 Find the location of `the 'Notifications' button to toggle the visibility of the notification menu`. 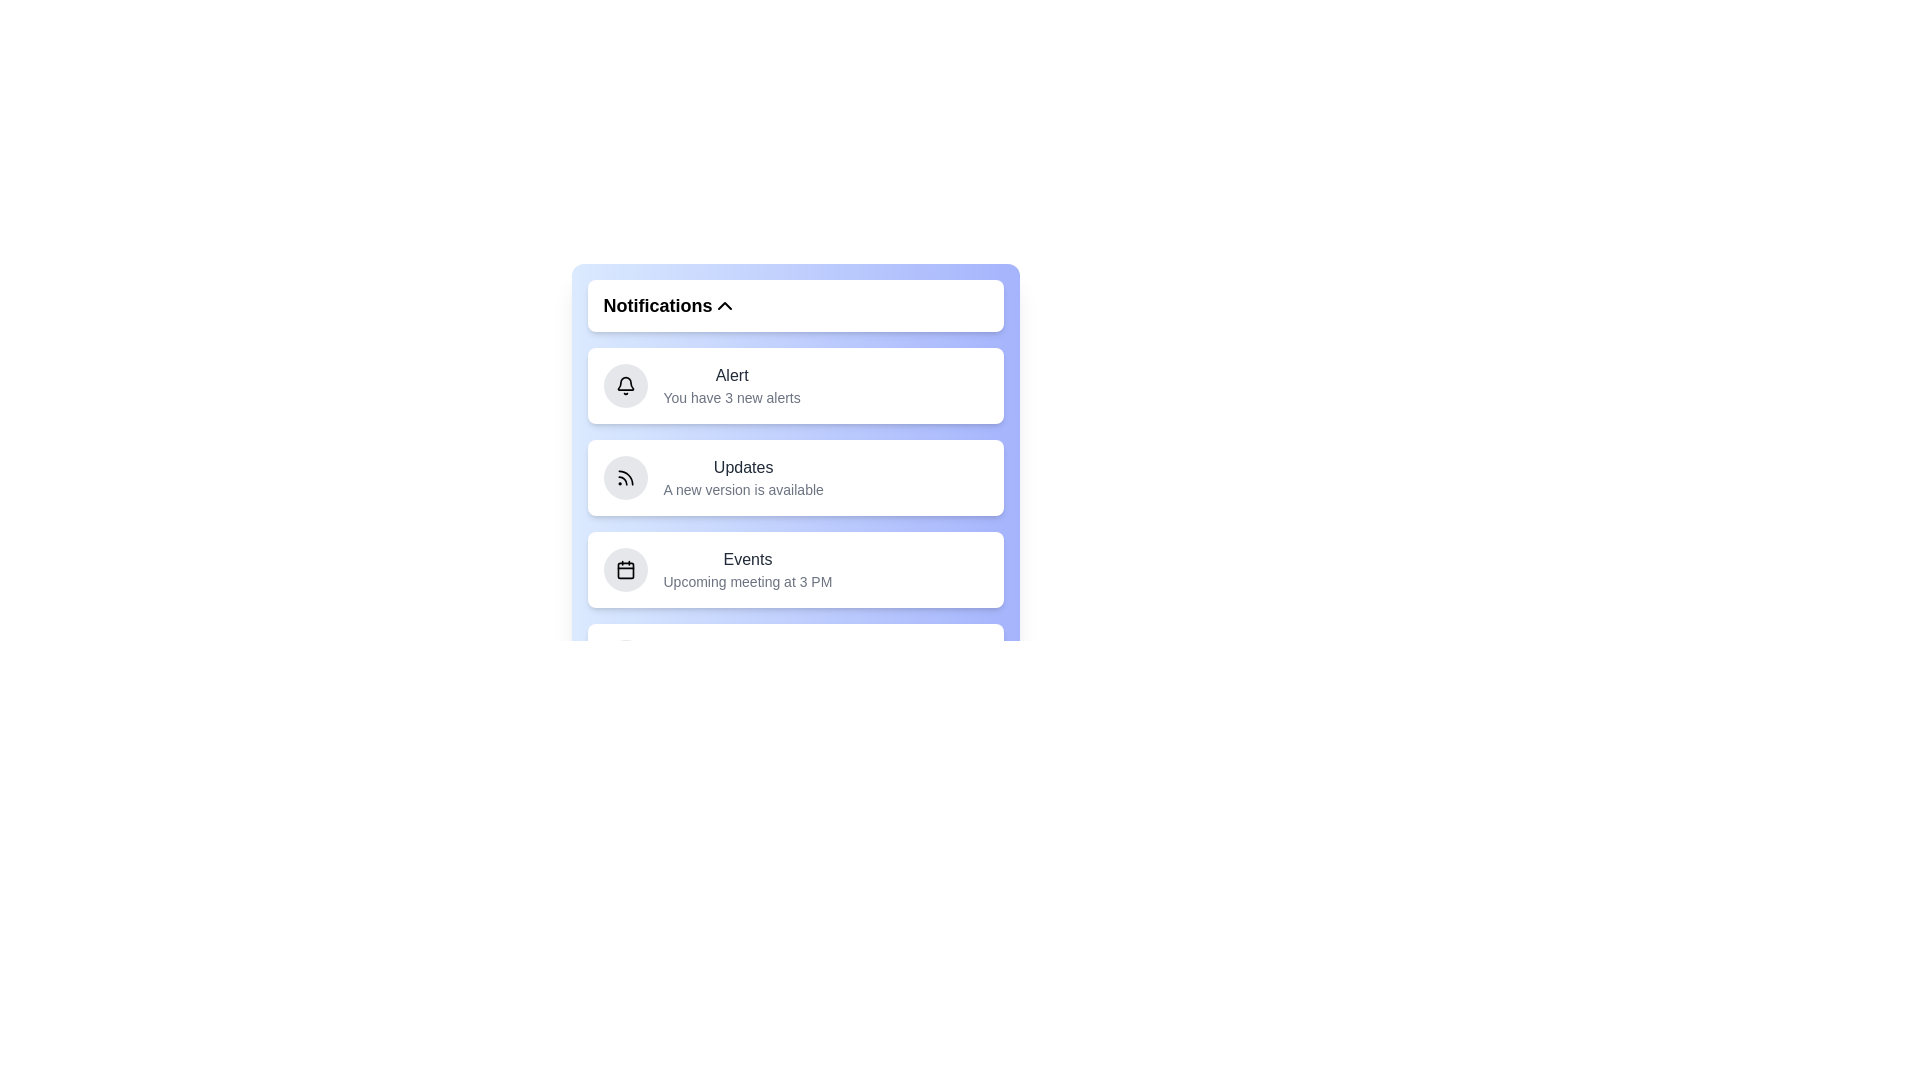

the 'Notifications' button to toggle the visibility of the notification menu is located at coordinates (794, 305).